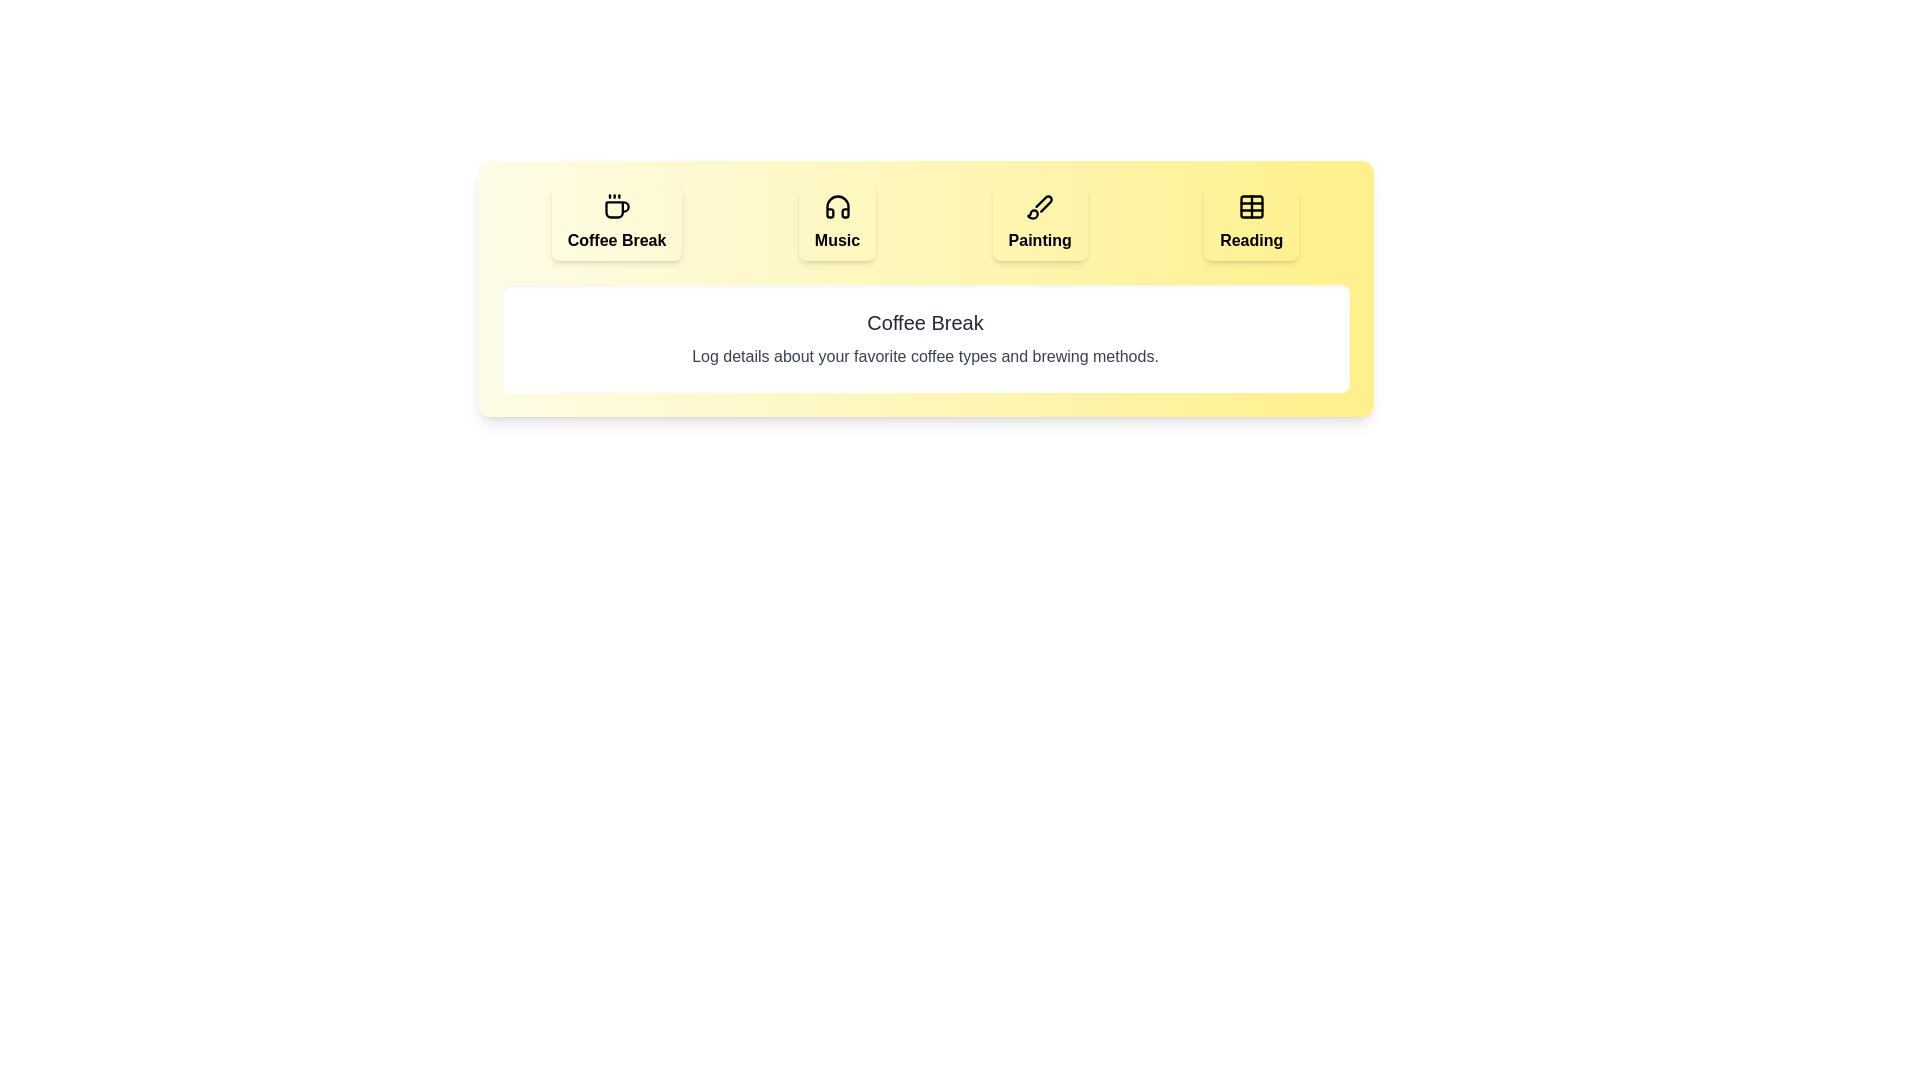 The image size is (1920, 1080). I want to click on the 'Music' text label located in the central upper navigation area, positioned below the headphones icon and second from the left in a group of options, so click(837, 239).